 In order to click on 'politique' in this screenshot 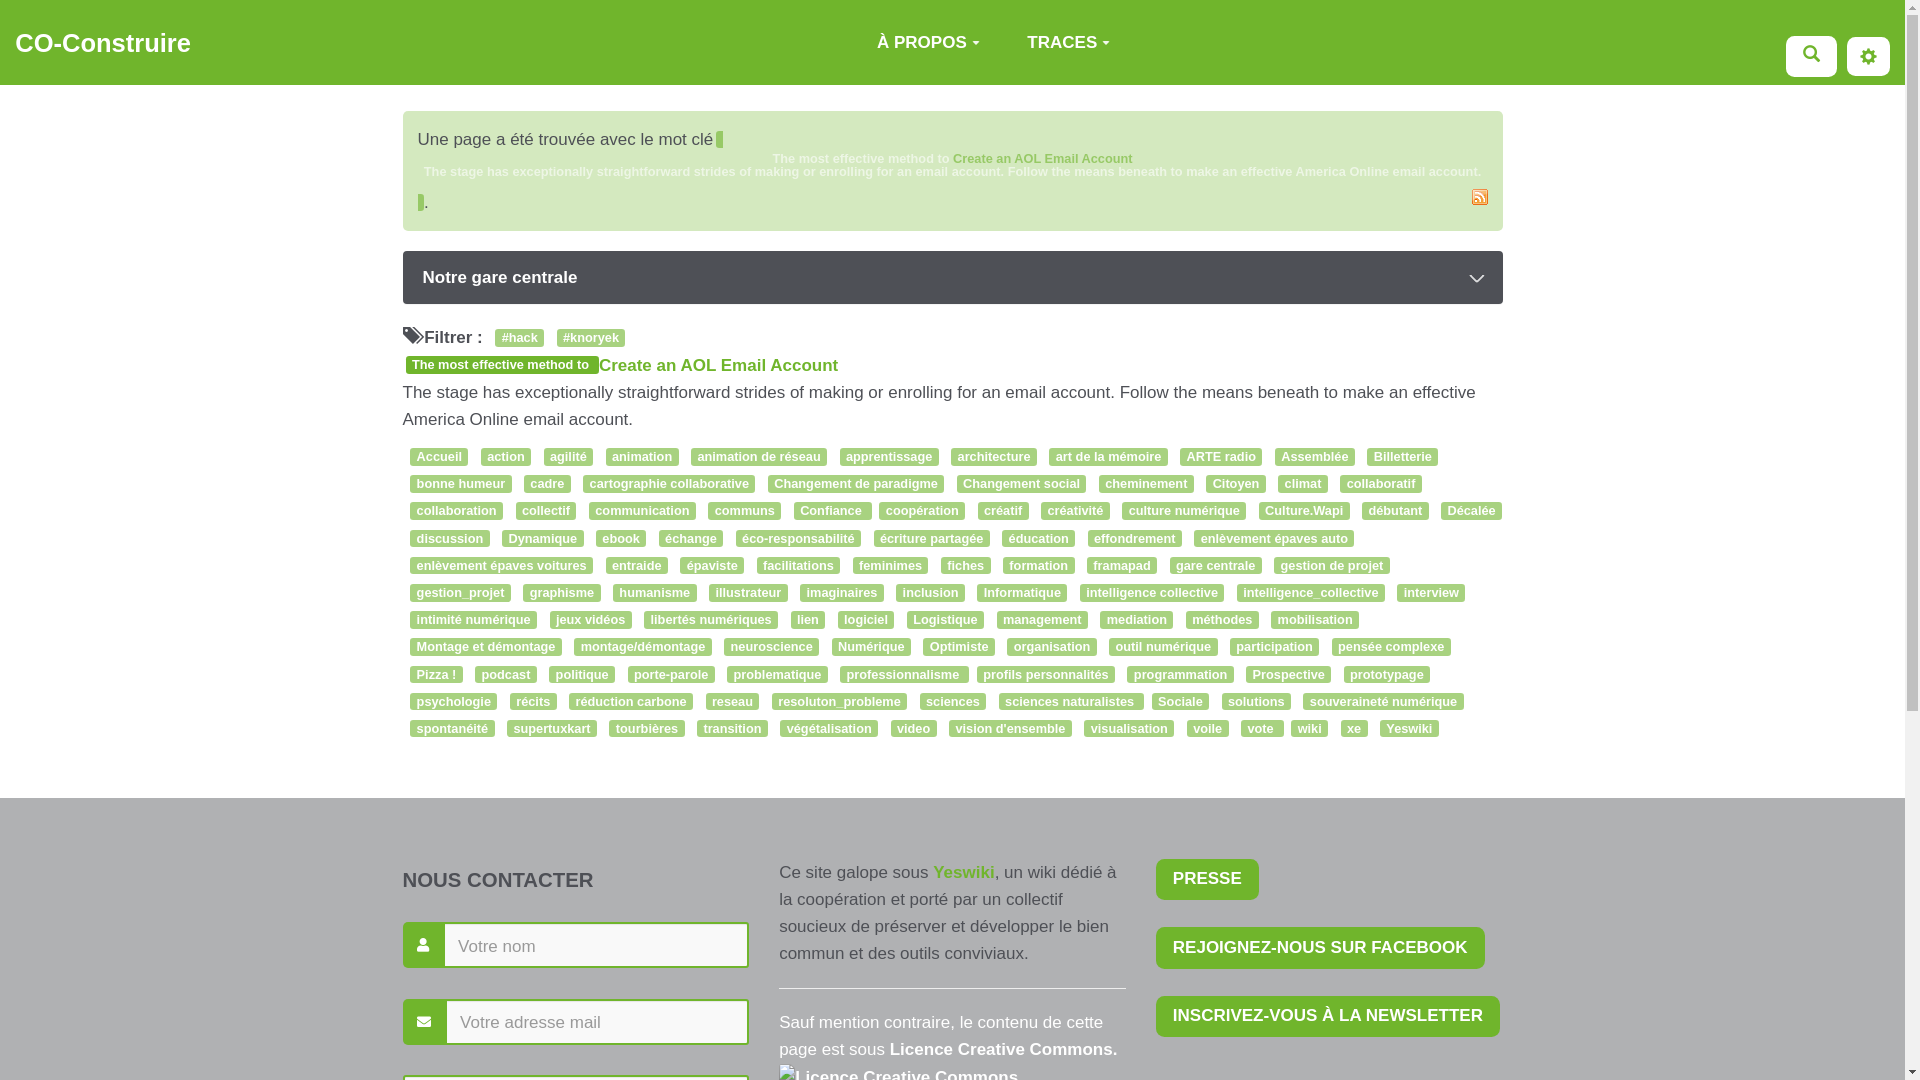, I will do `click(580, 675)`.